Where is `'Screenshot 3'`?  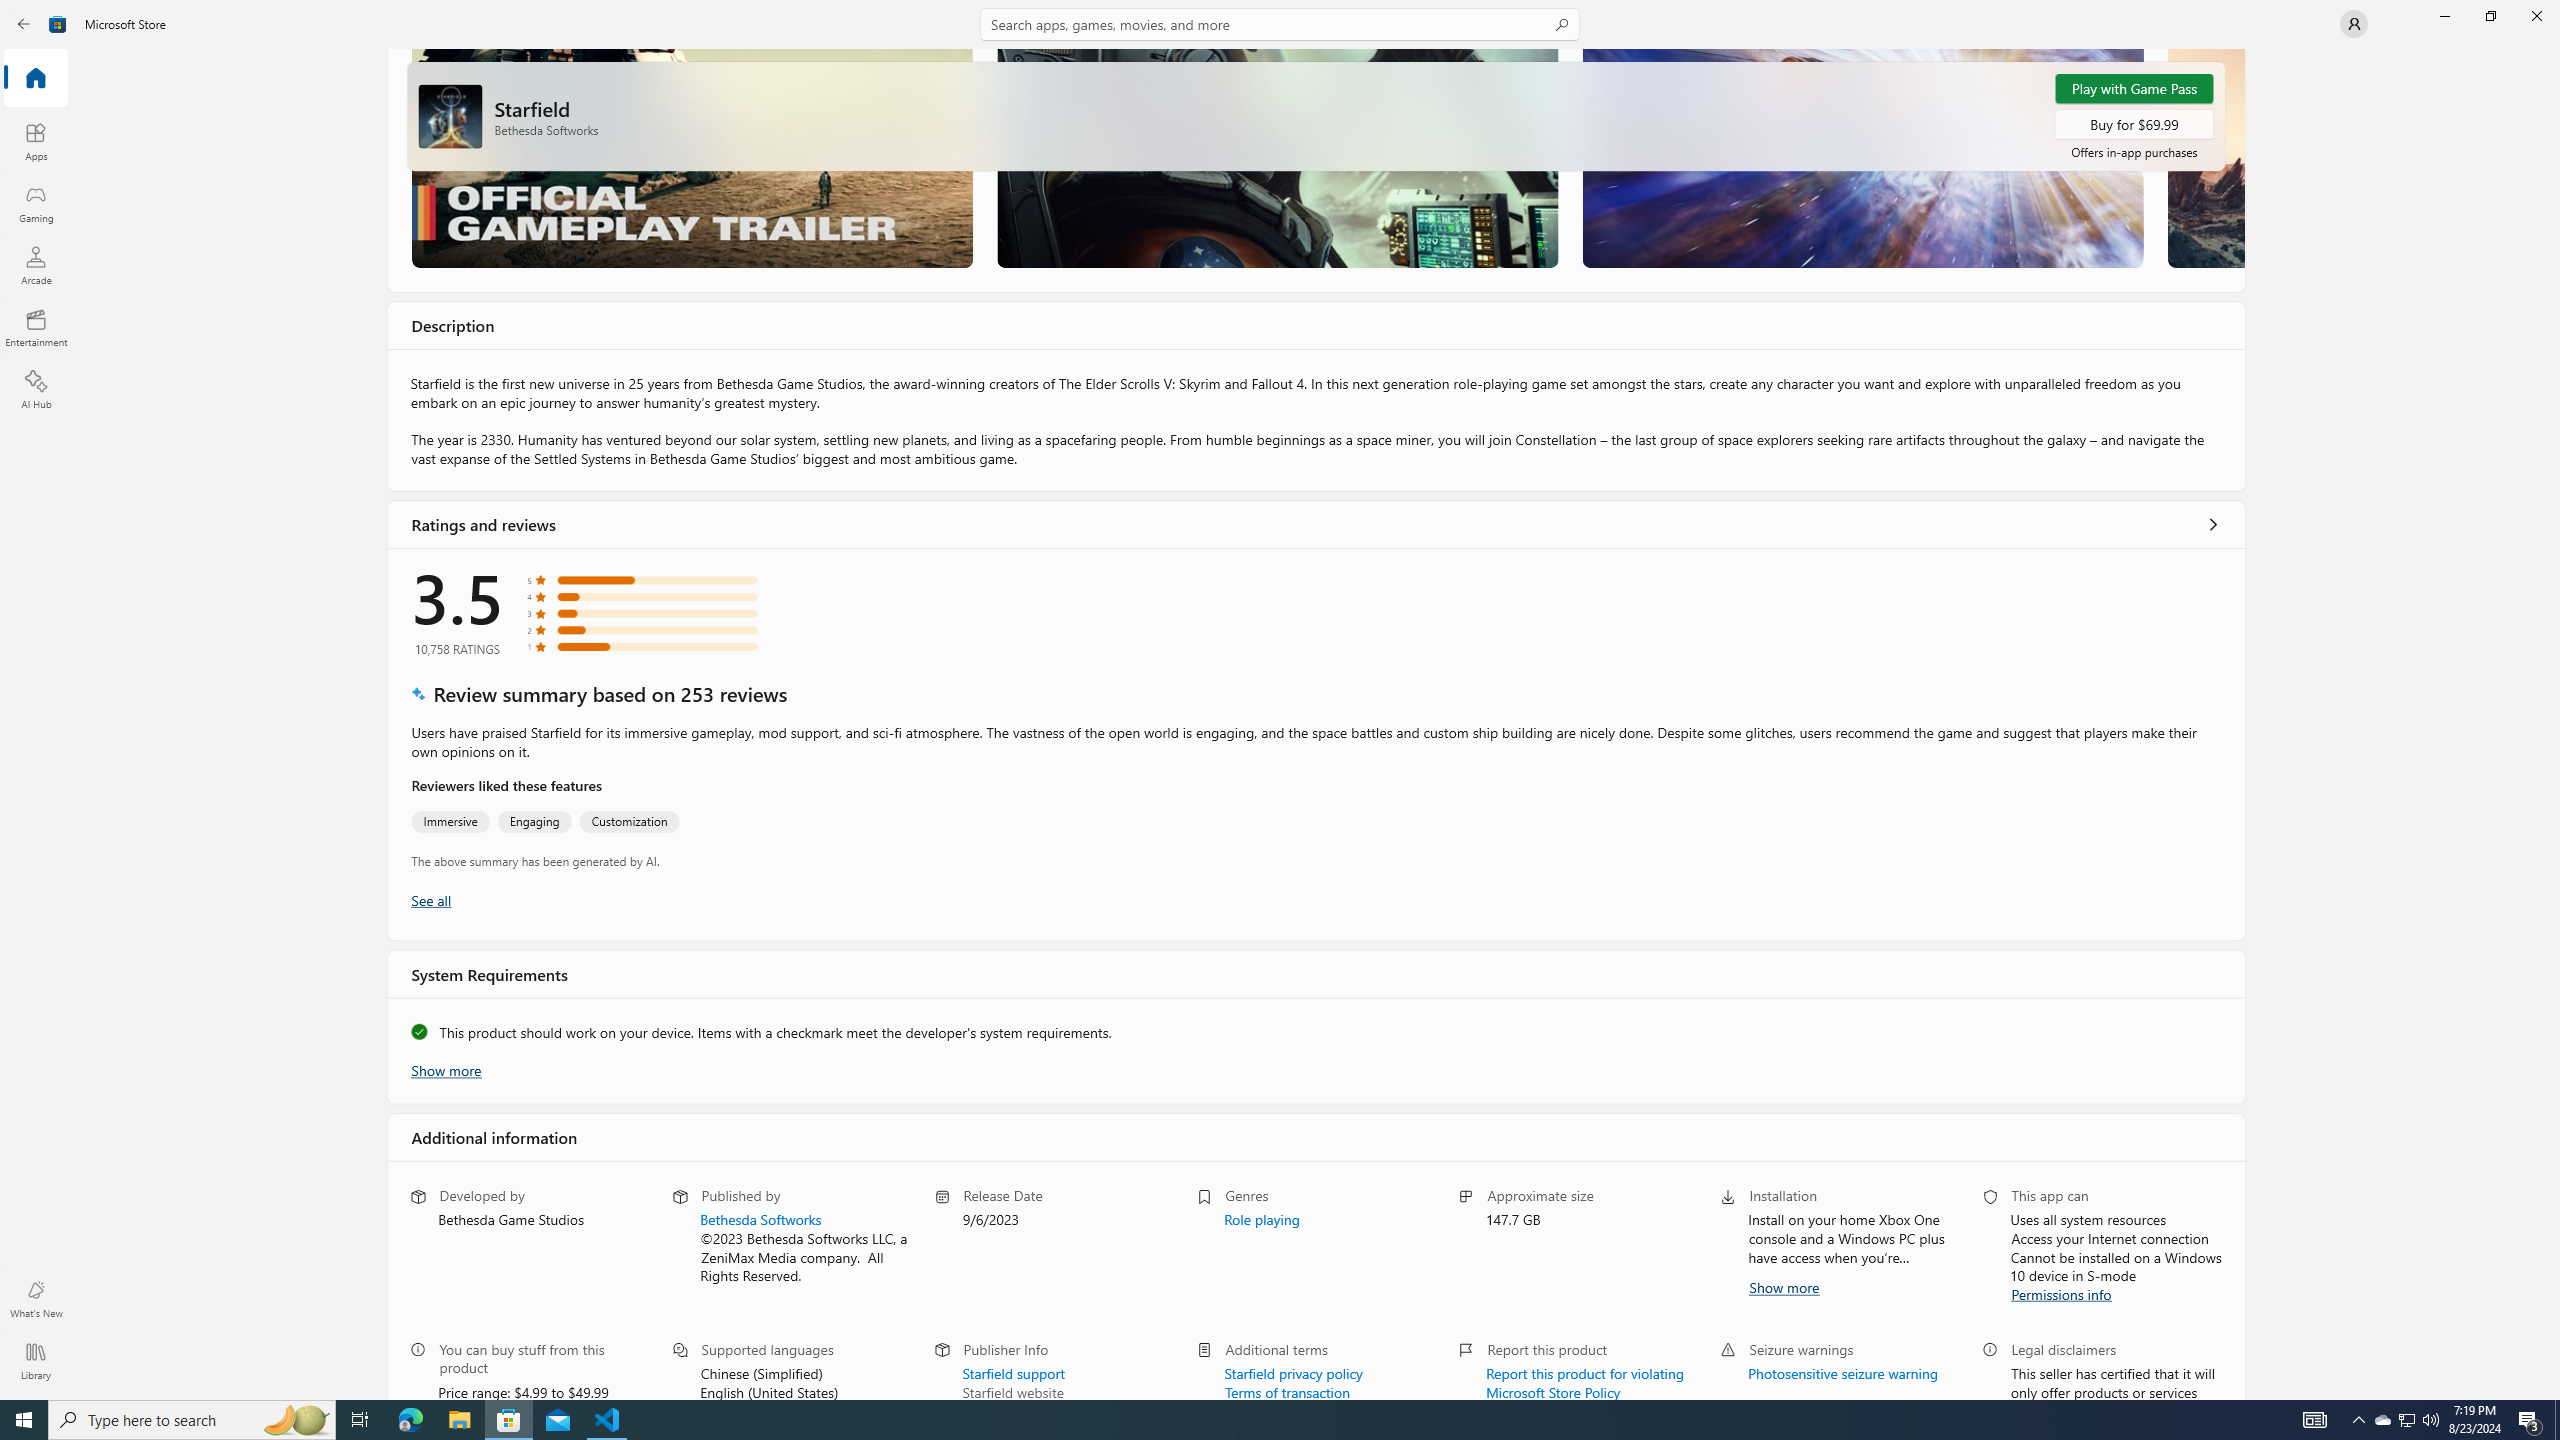 'Screenshot 3' is located at coordinates (1862, 157).